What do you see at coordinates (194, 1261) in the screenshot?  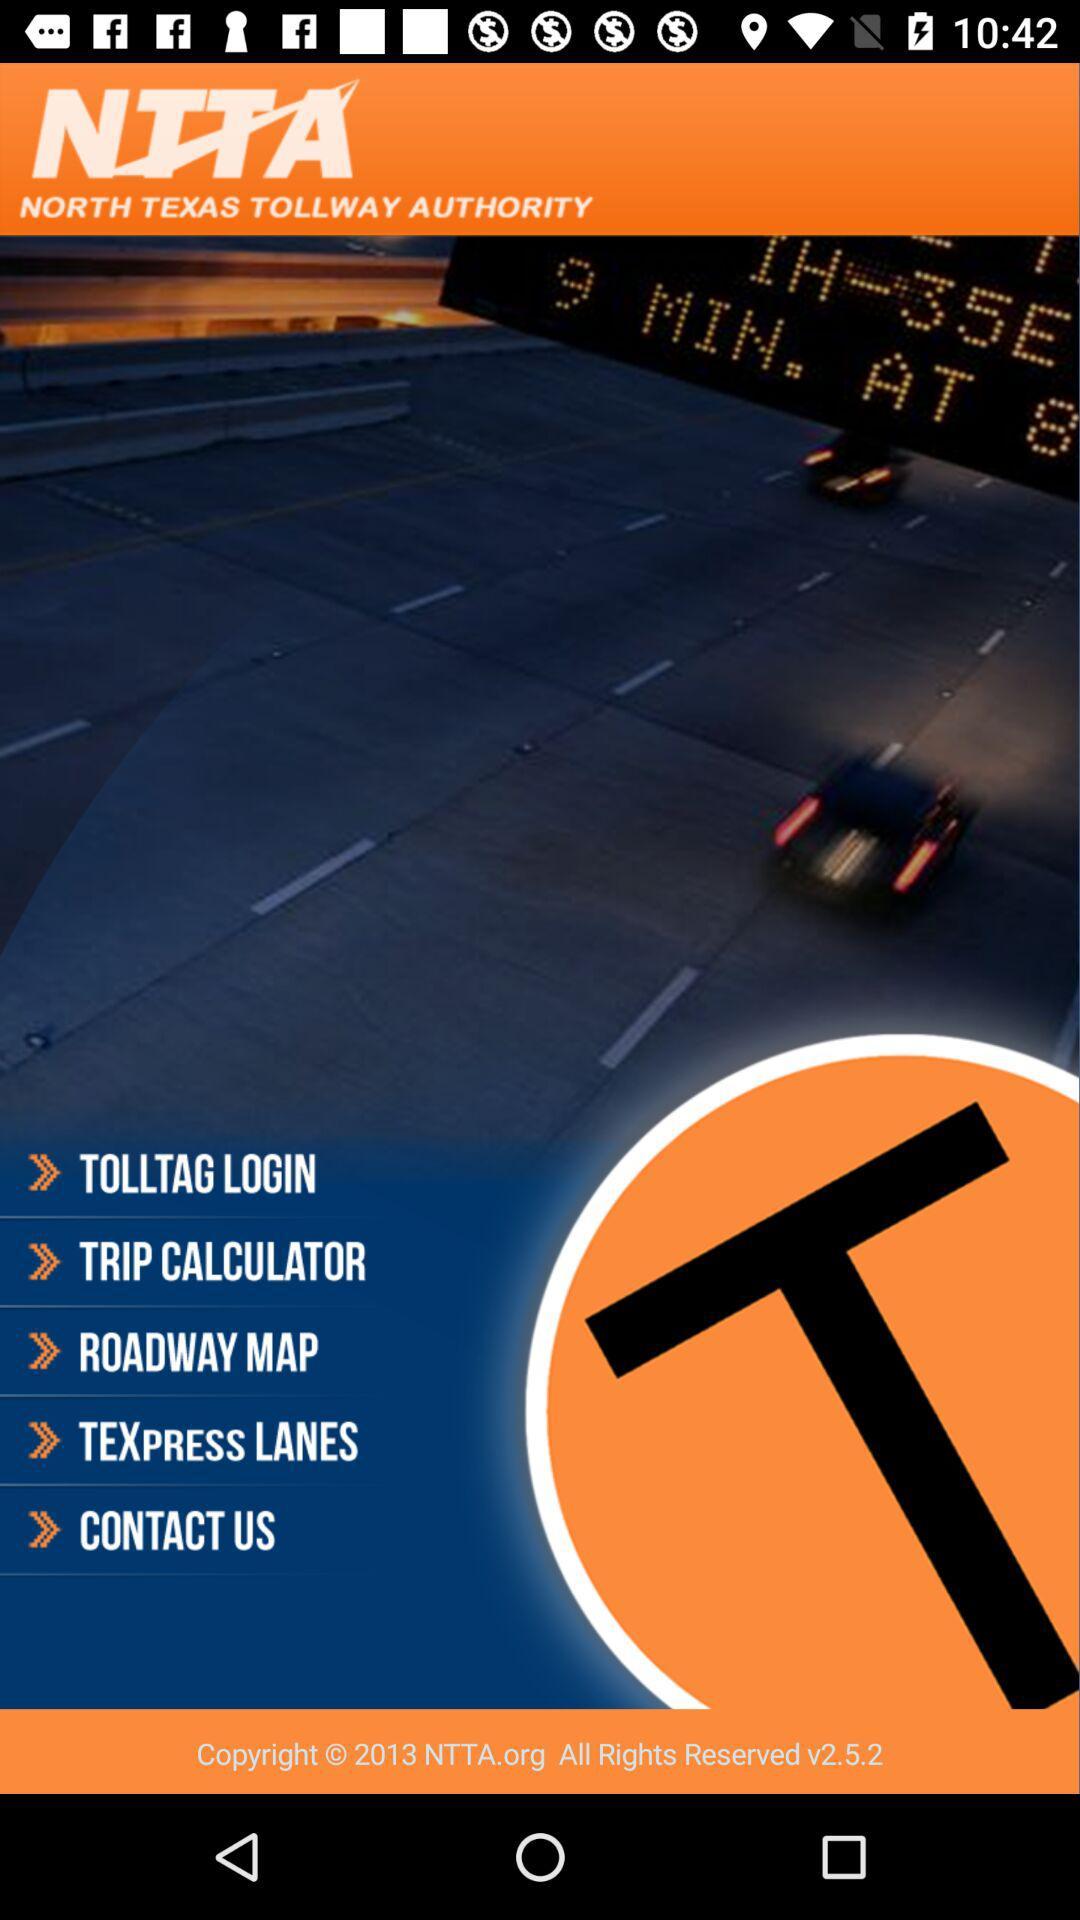 I see `trip calculator` at bounding box center [194, 1261].